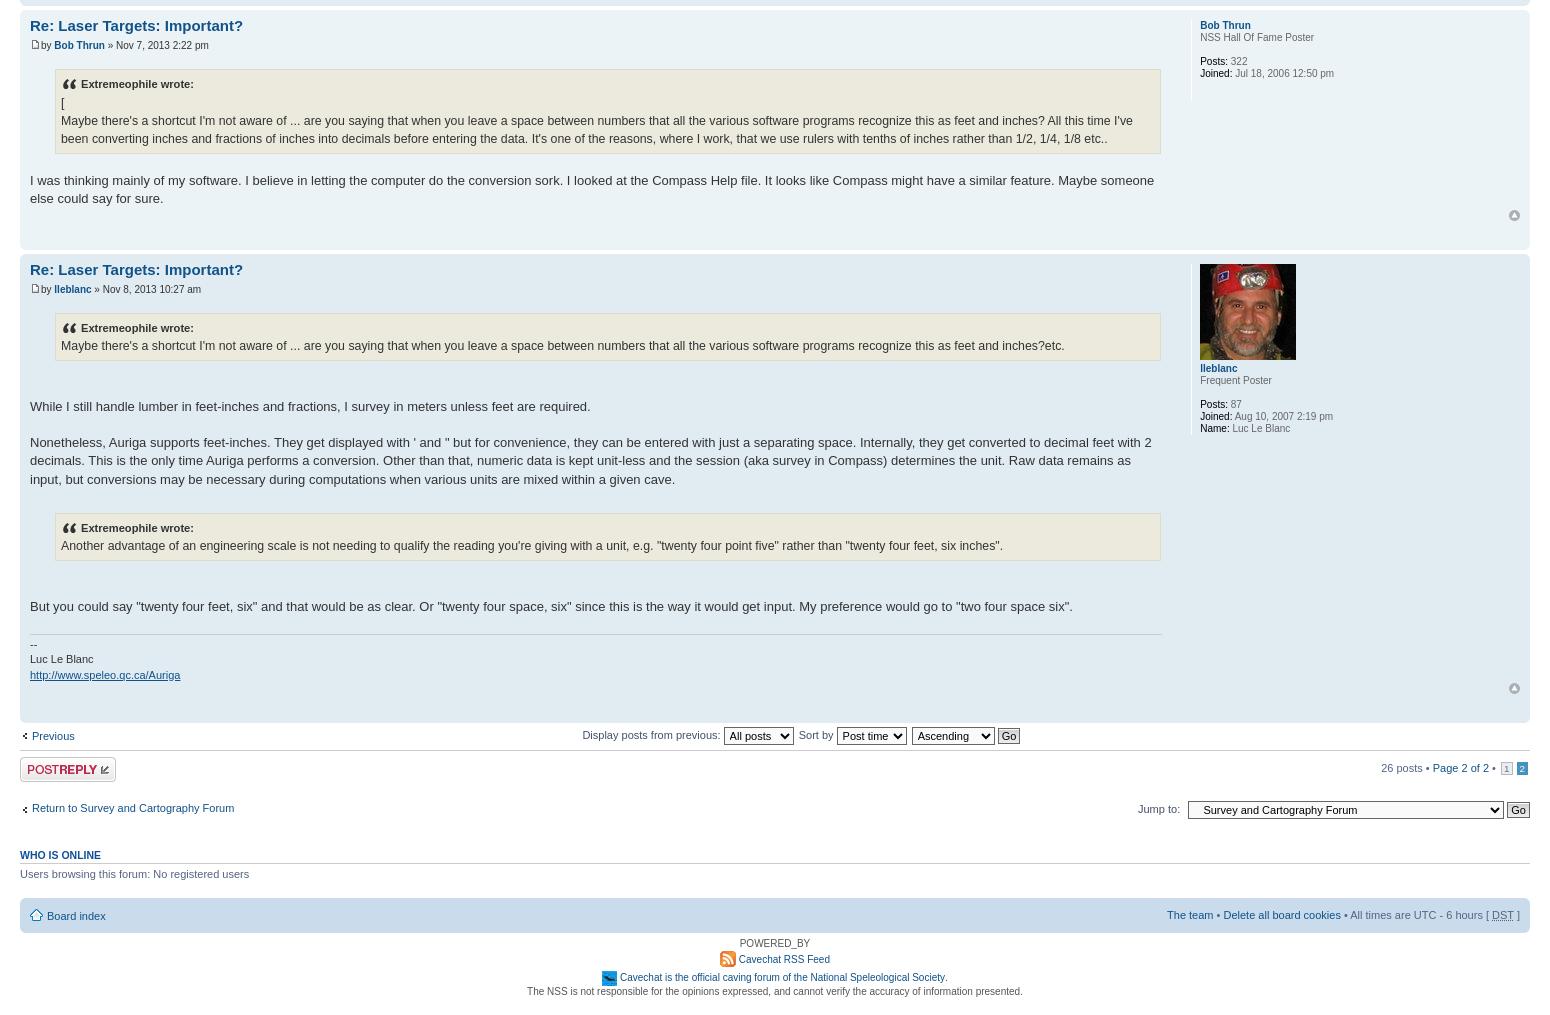  What do you see at coordinates (32, 642) in the screenshot?
I see `'--'` at bounding box center [32, 642].